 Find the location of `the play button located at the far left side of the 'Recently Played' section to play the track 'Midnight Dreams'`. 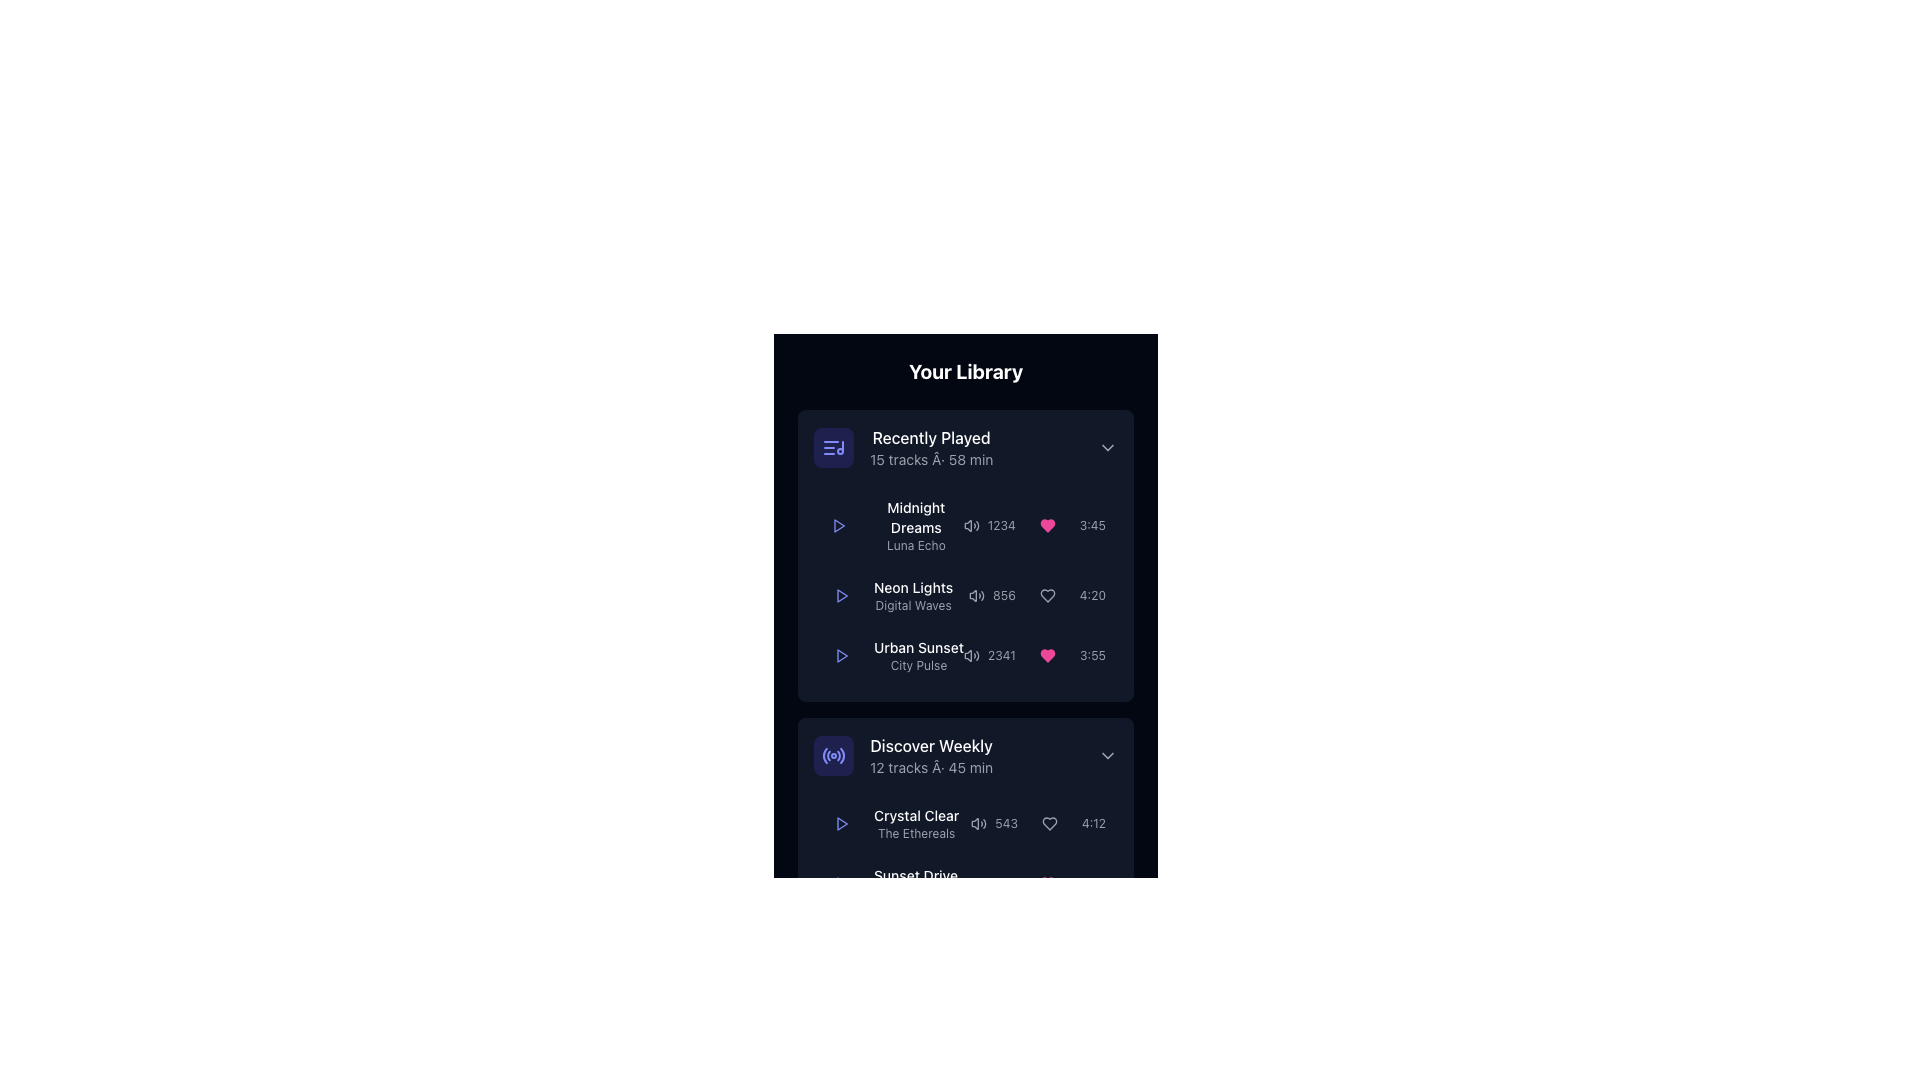

the play button located at the far left side of the 'Recently Played' section to play the track 'Midnight Dreams' is located at coordinates (839, 524).